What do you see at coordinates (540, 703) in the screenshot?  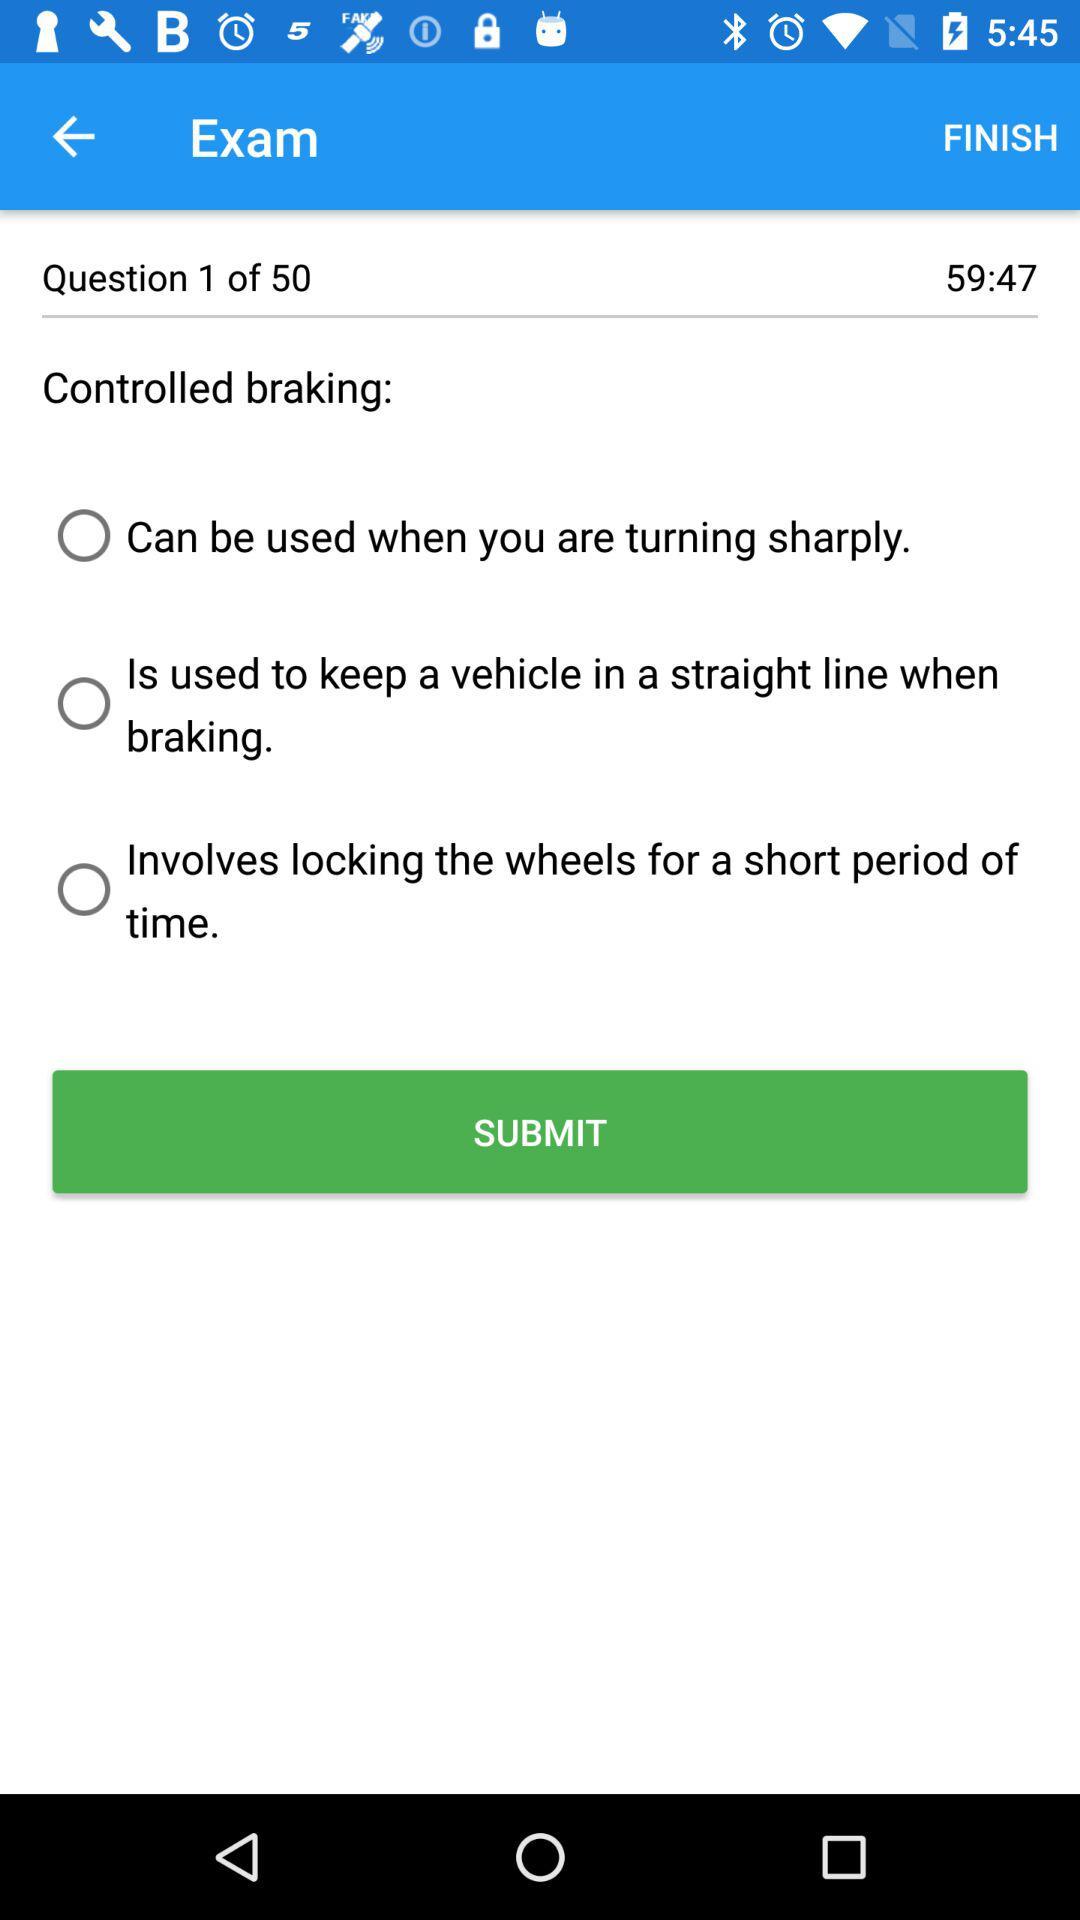 I see `the is used to` at bounding box center [540, 703].